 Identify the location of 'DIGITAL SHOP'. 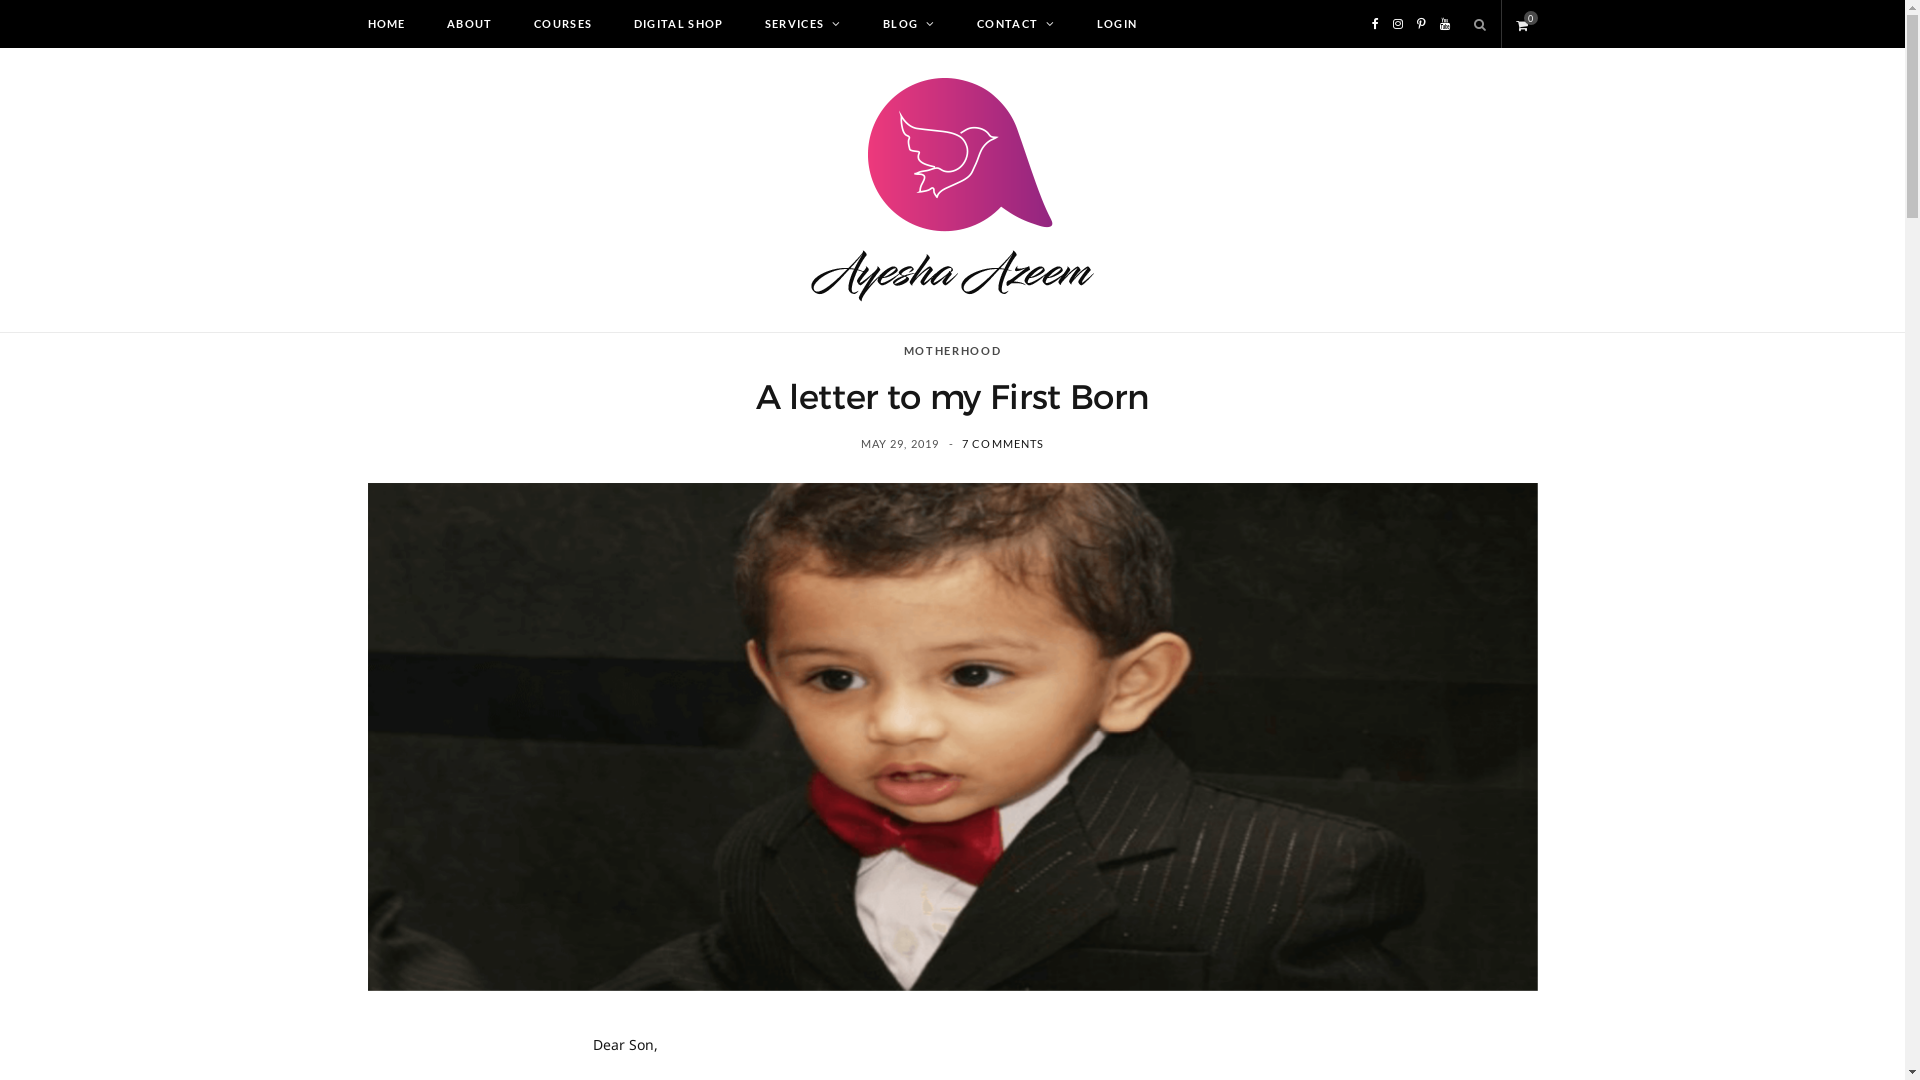
(613, 23).